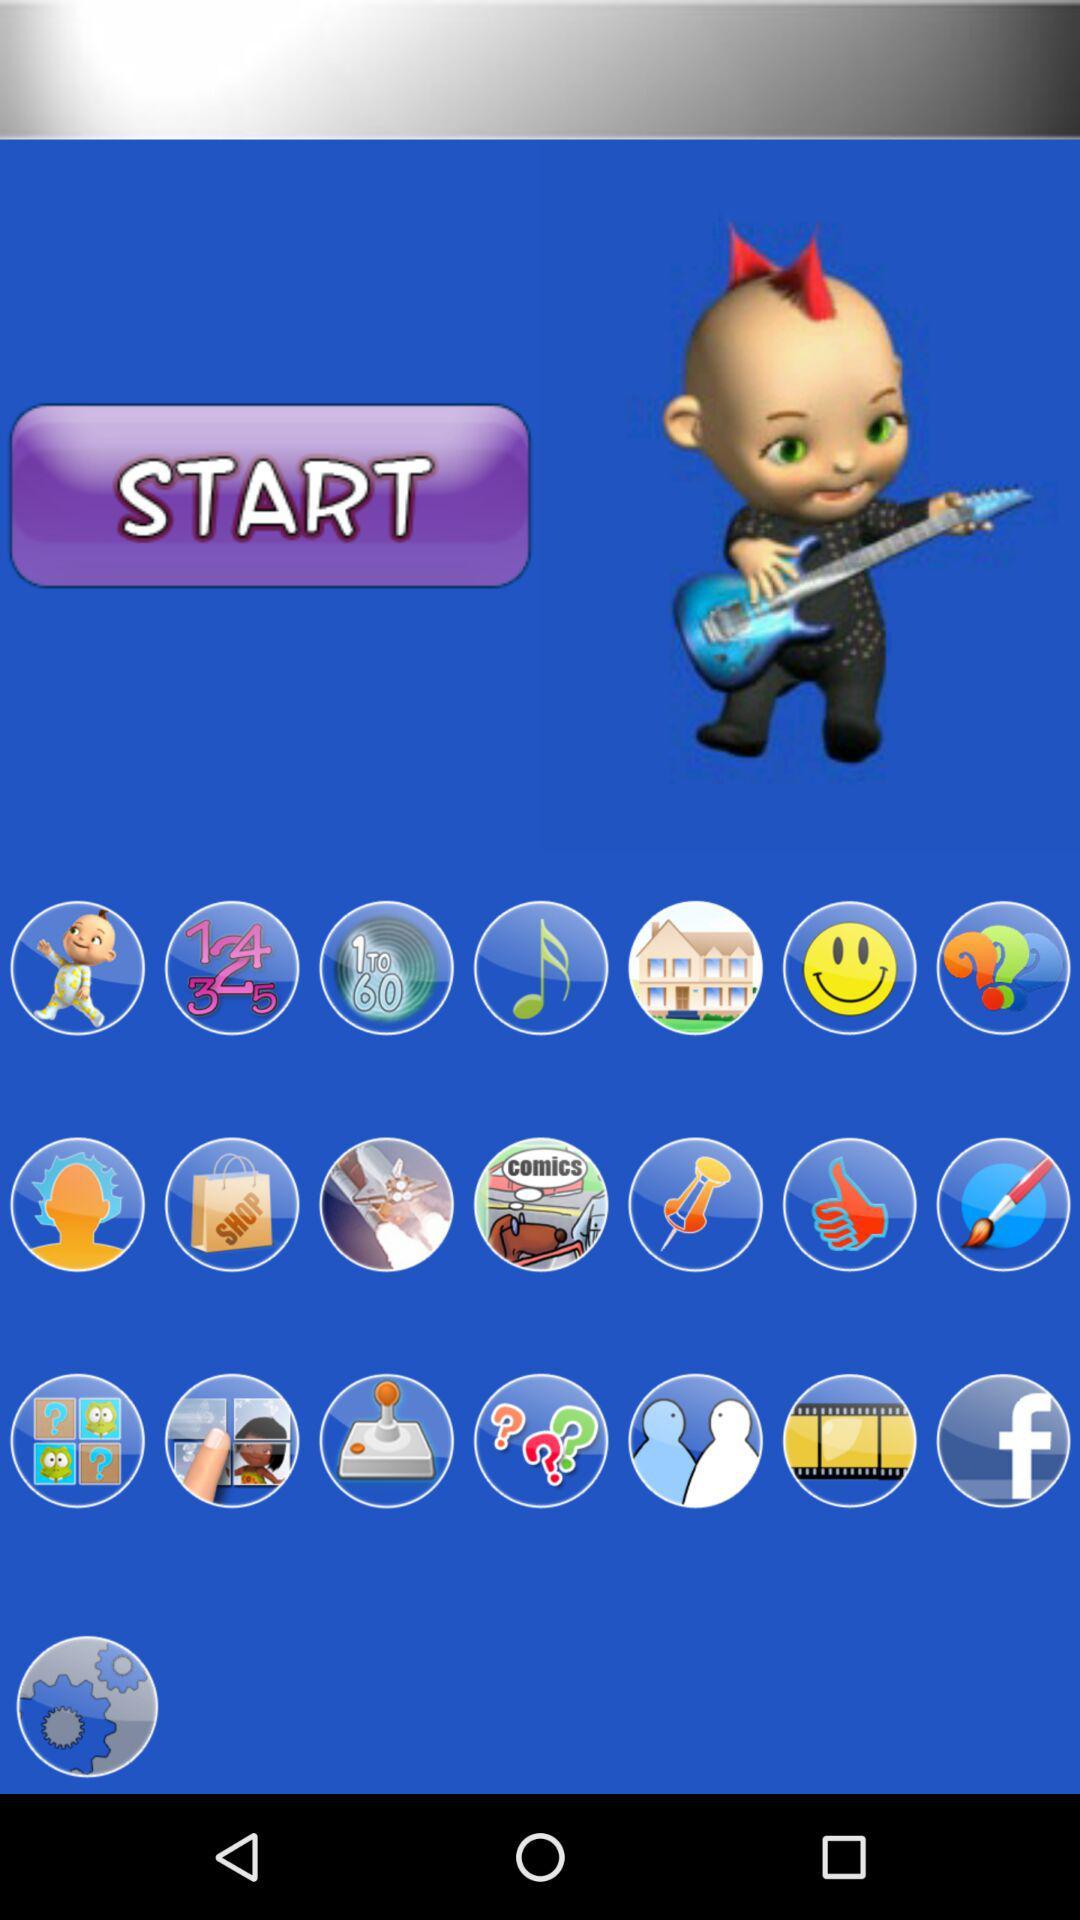 The image size is (1080, 1920). Describe the element at coordinates (540, 968) in the screenshot. I see `music switch` at that location.